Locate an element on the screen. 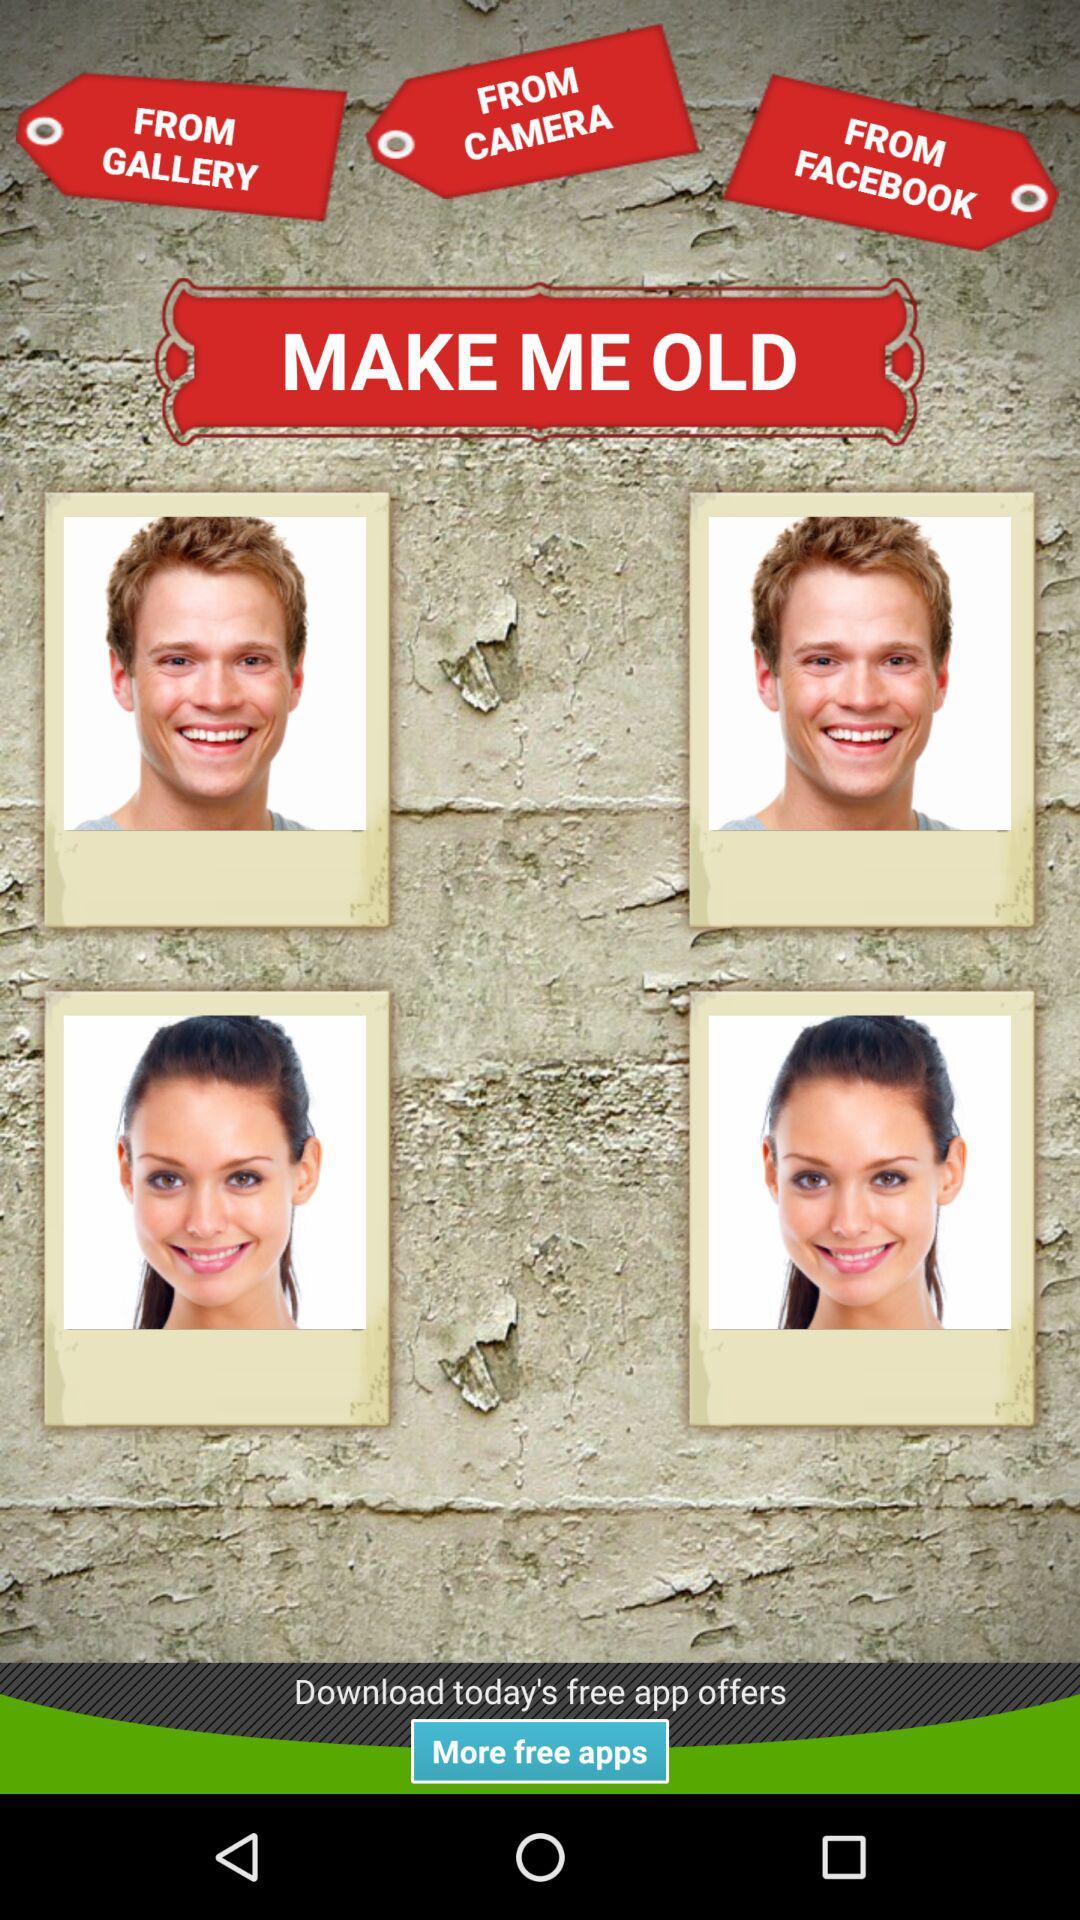  the item next to from is located at coordinates (531, 109).